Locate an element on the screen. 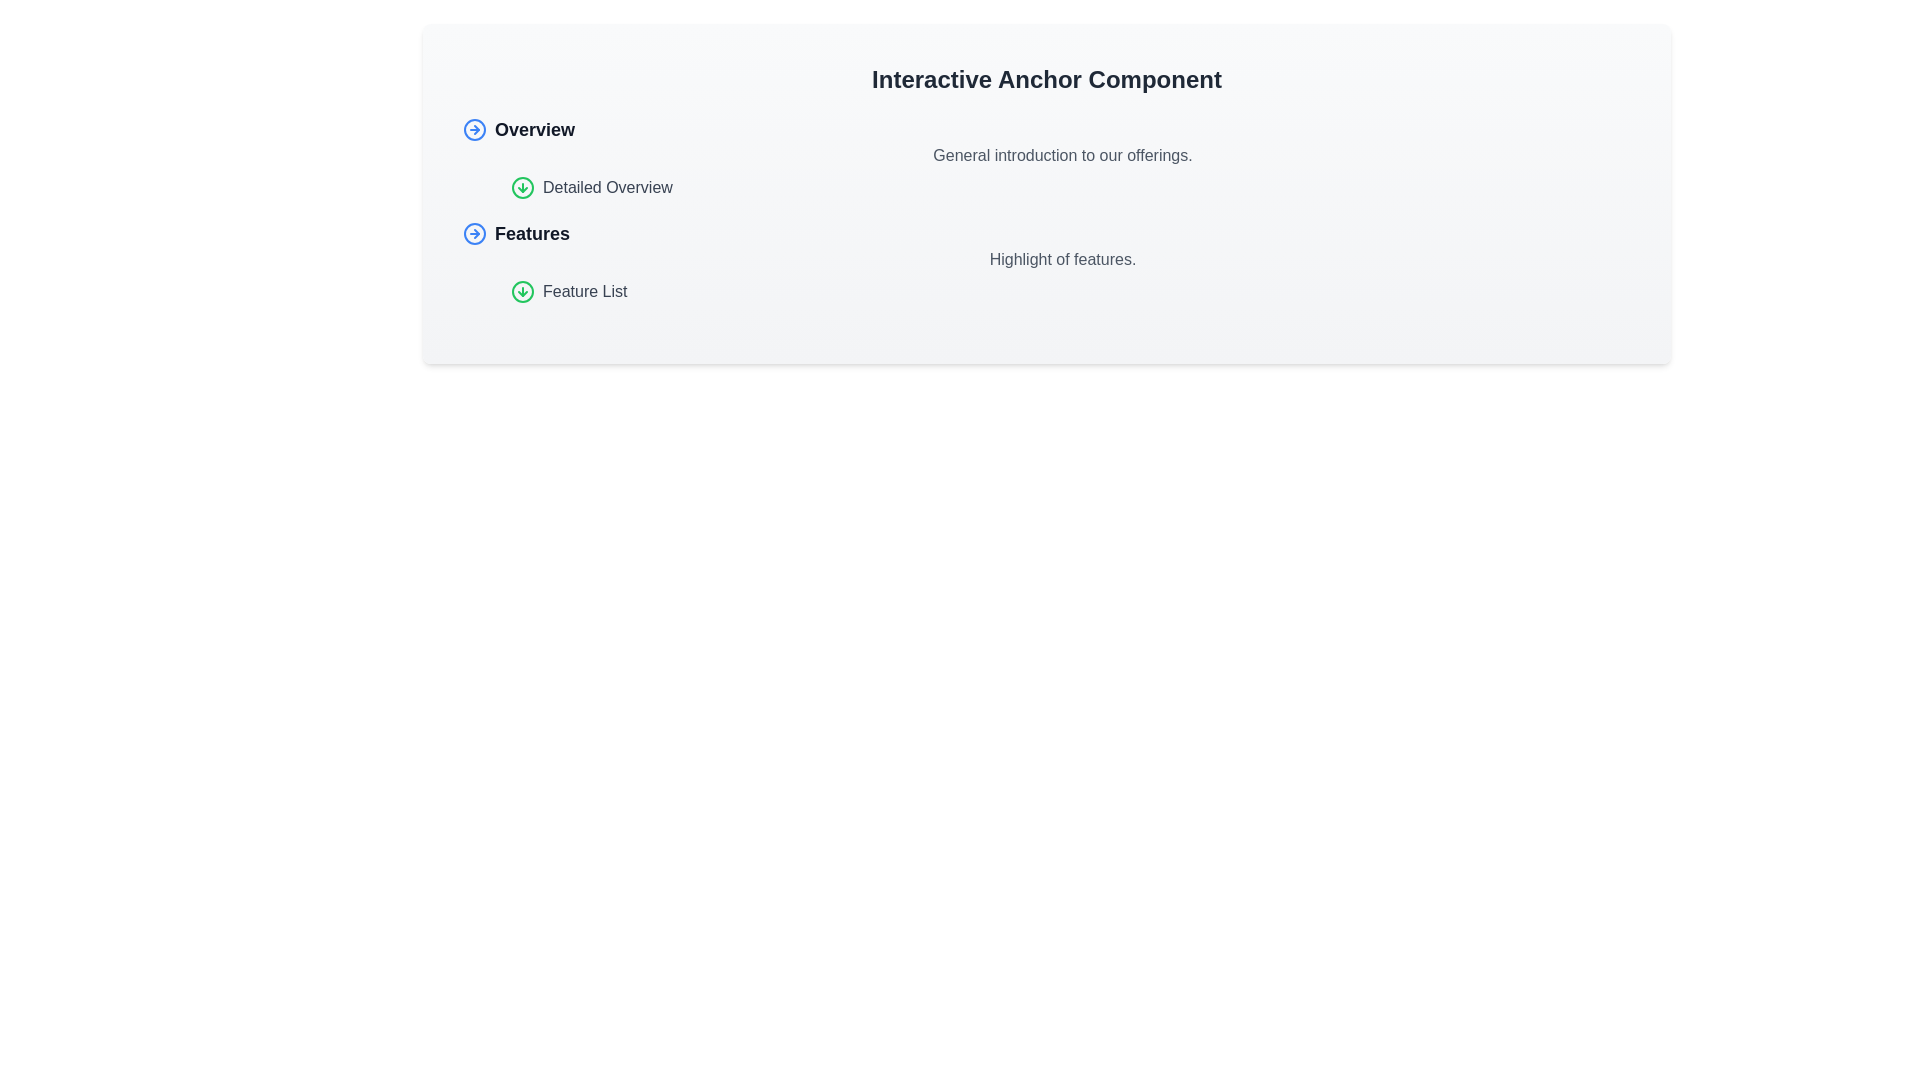 The image size is (1920, 1080). the SVG circle element that is part of the larger icon associated with the 'Detailed Overview' text, positioned between 'Overview' and 'Features' is located at coordinates (523, 188).